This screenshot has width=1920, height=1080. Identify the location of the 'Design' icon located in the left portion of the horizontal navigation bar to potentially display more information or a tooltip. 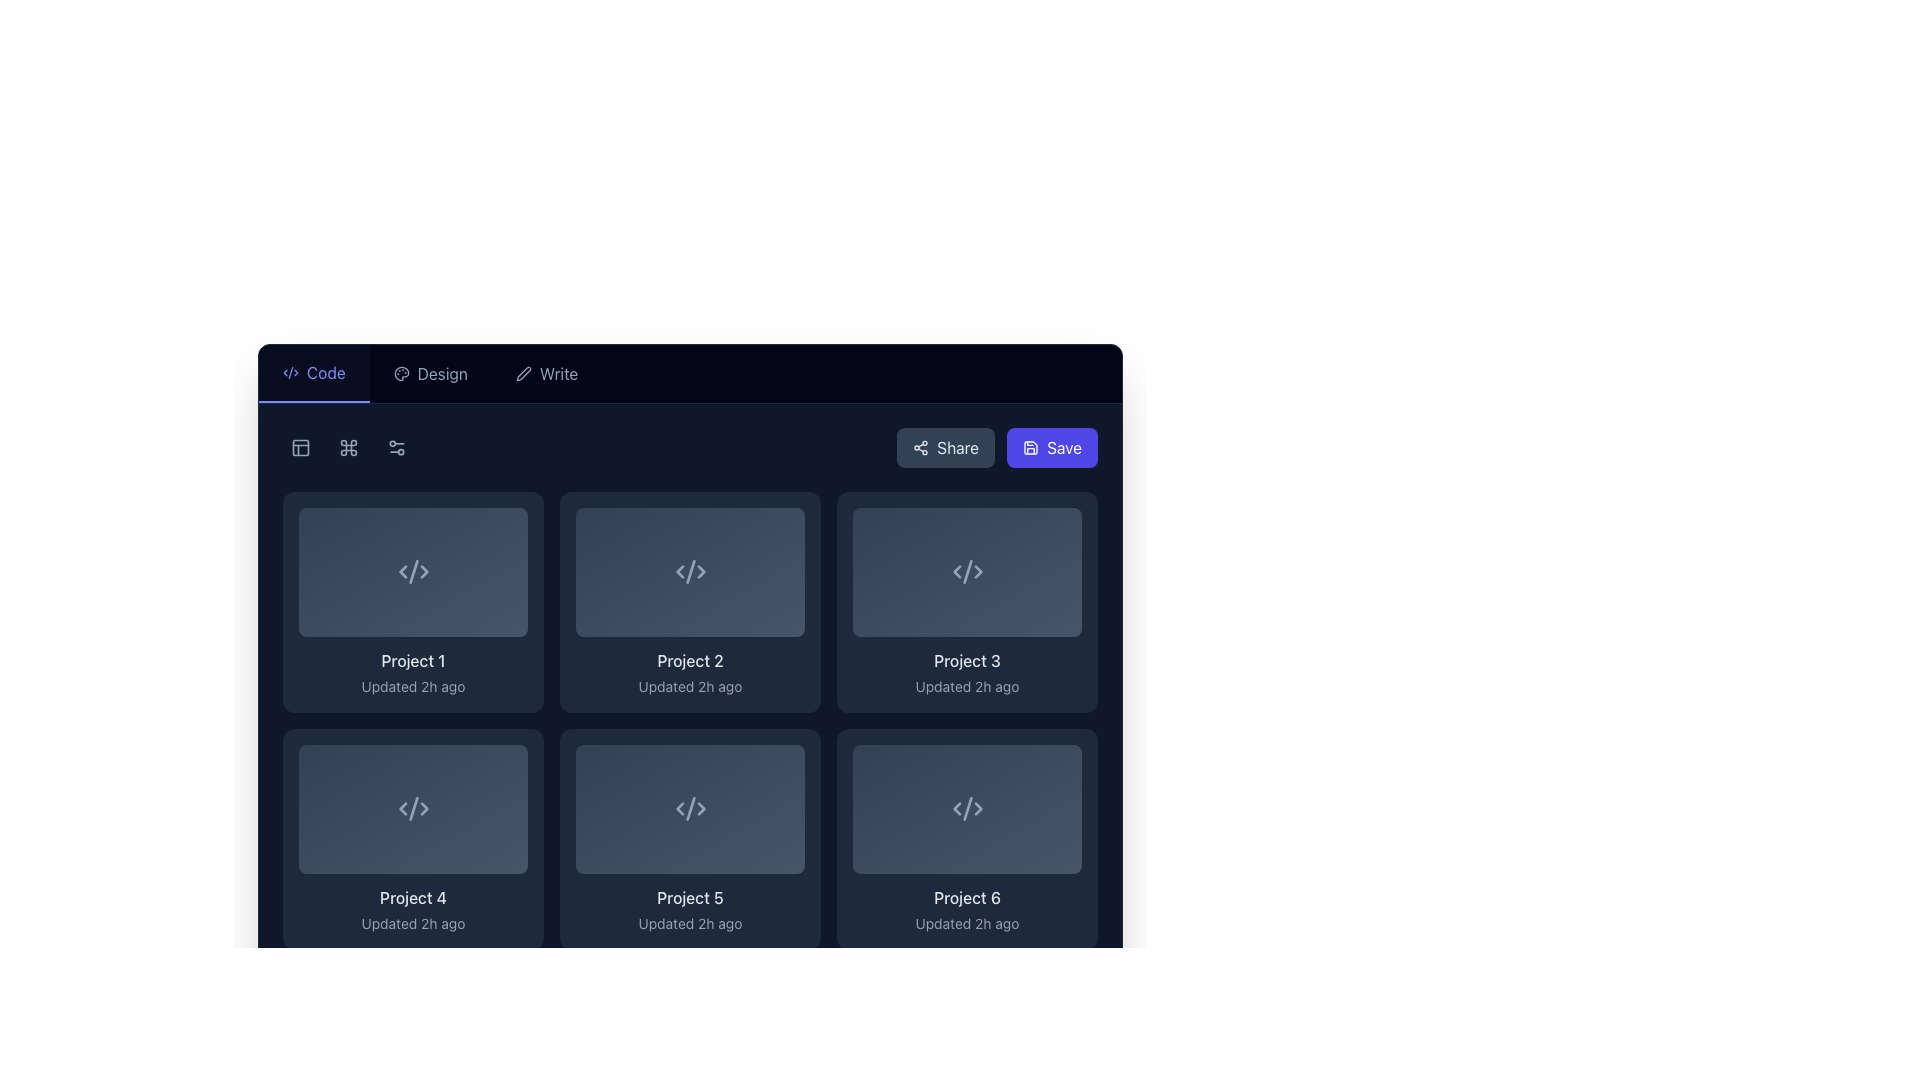
(400, 374).